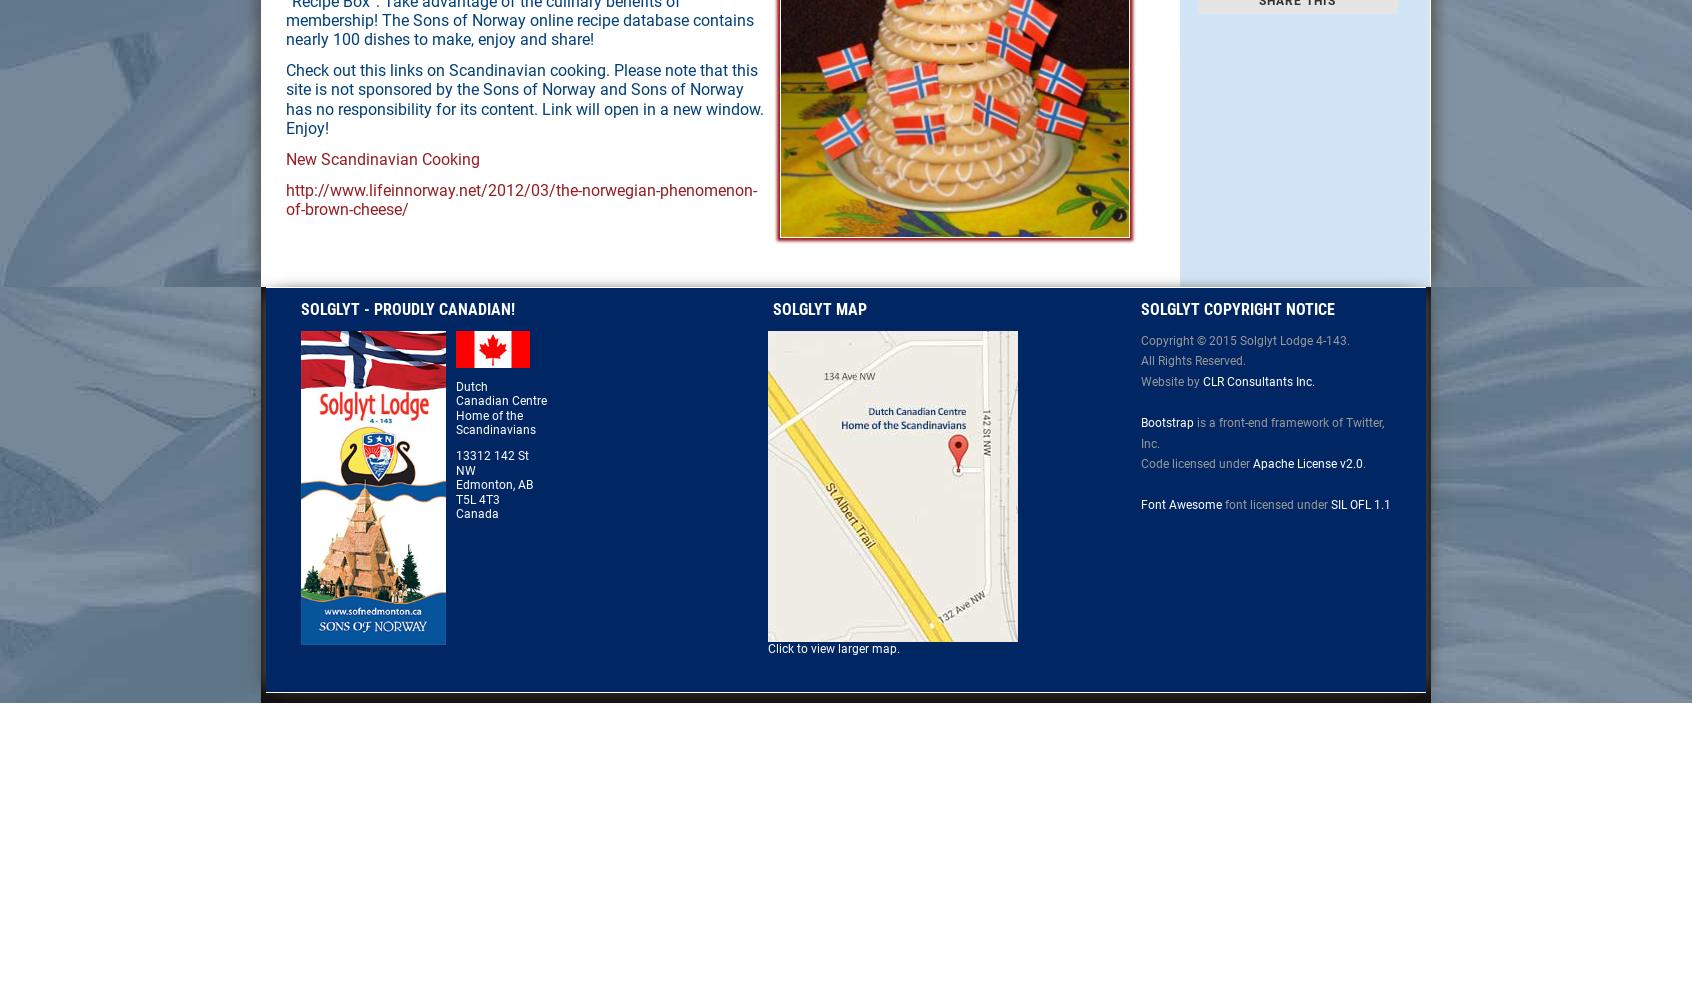 This screenshot has width=1692, height=1000. I want to click on 'Apache License v2.0', so click(1306, 463).